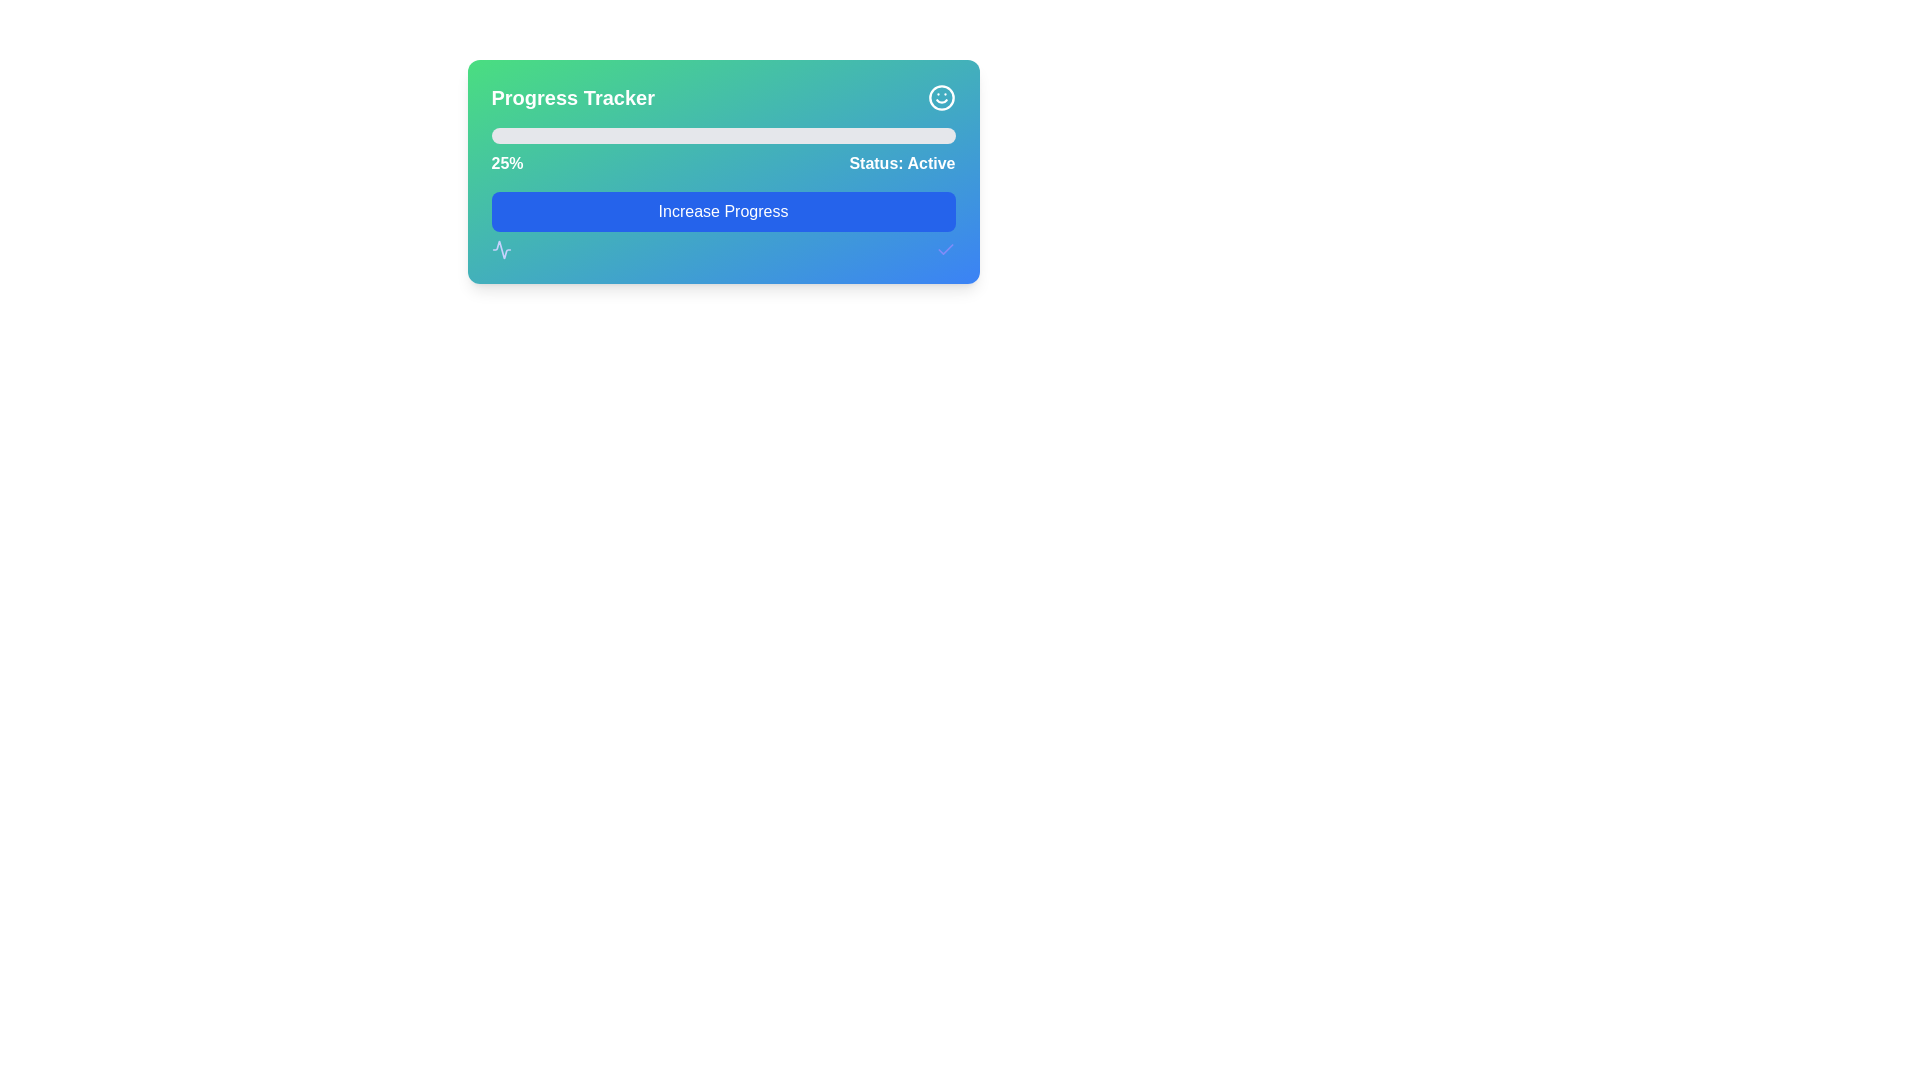 The image size is (1920, 1080). Describe the element at coordinates (722, 171) in the screenshot. I see `the 'Increase Progress' button located in the Card component of the progress tracker, which features a gradient background and is centered at the bottom of the card` at that location.